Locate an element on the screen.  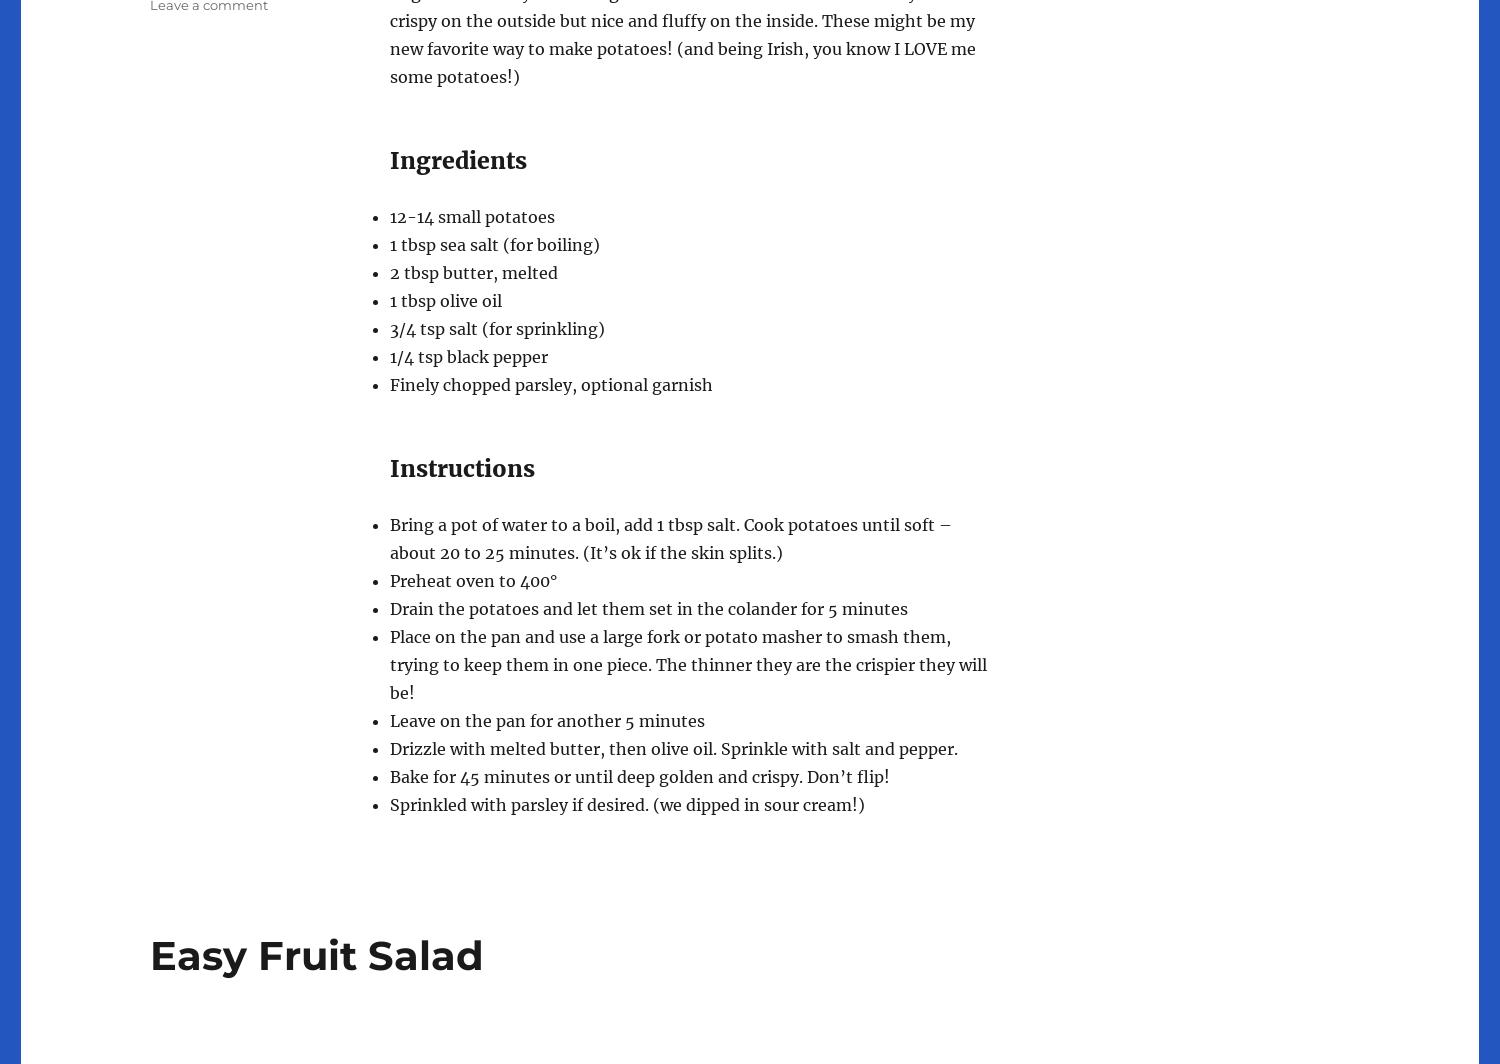
'12-14 small potatoes' is located at coordinates (471, 215).